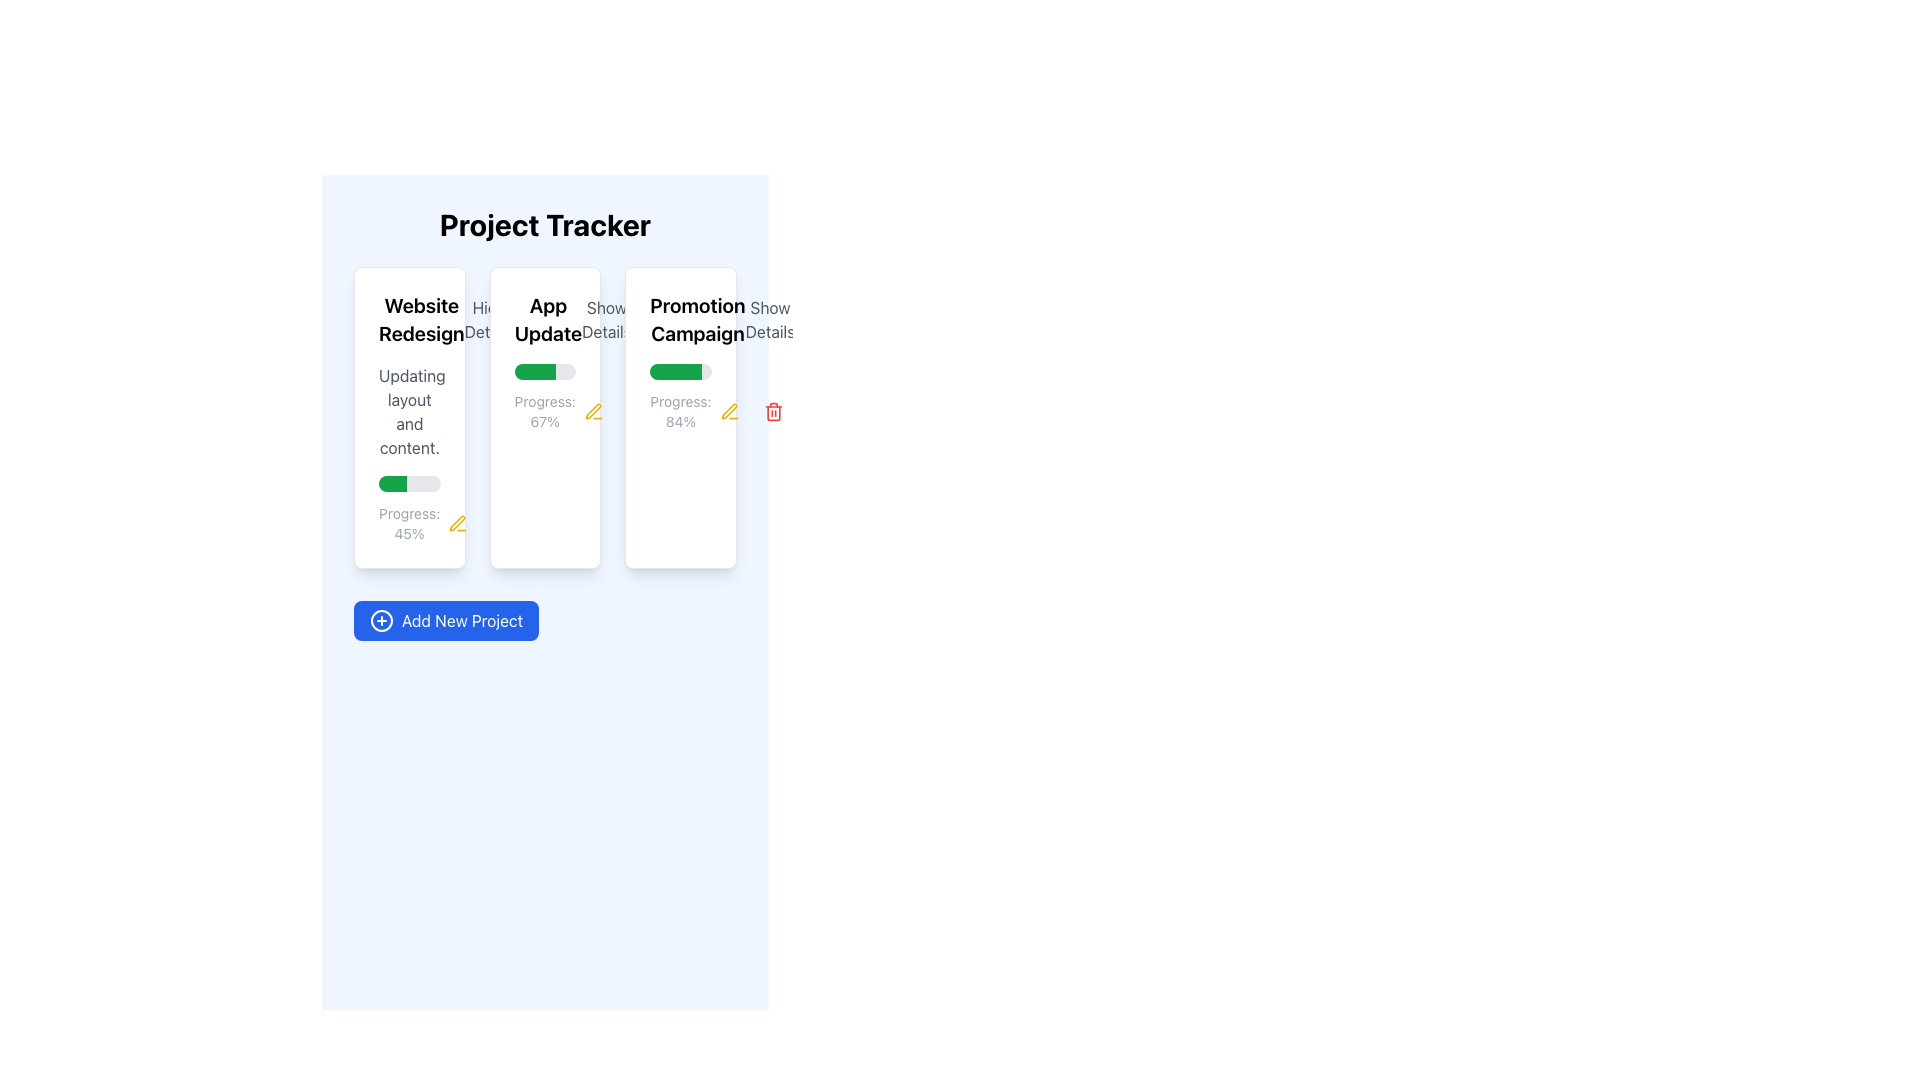 Image resolution: width=1920 pixels, height=1080 pixels. Describe the element at coordinates (445, 620) in the screenshot. I see `the 'Add New Project' button located below three project cards in the 'Project Tracker' section to initiate the creation of a new project` at that location.